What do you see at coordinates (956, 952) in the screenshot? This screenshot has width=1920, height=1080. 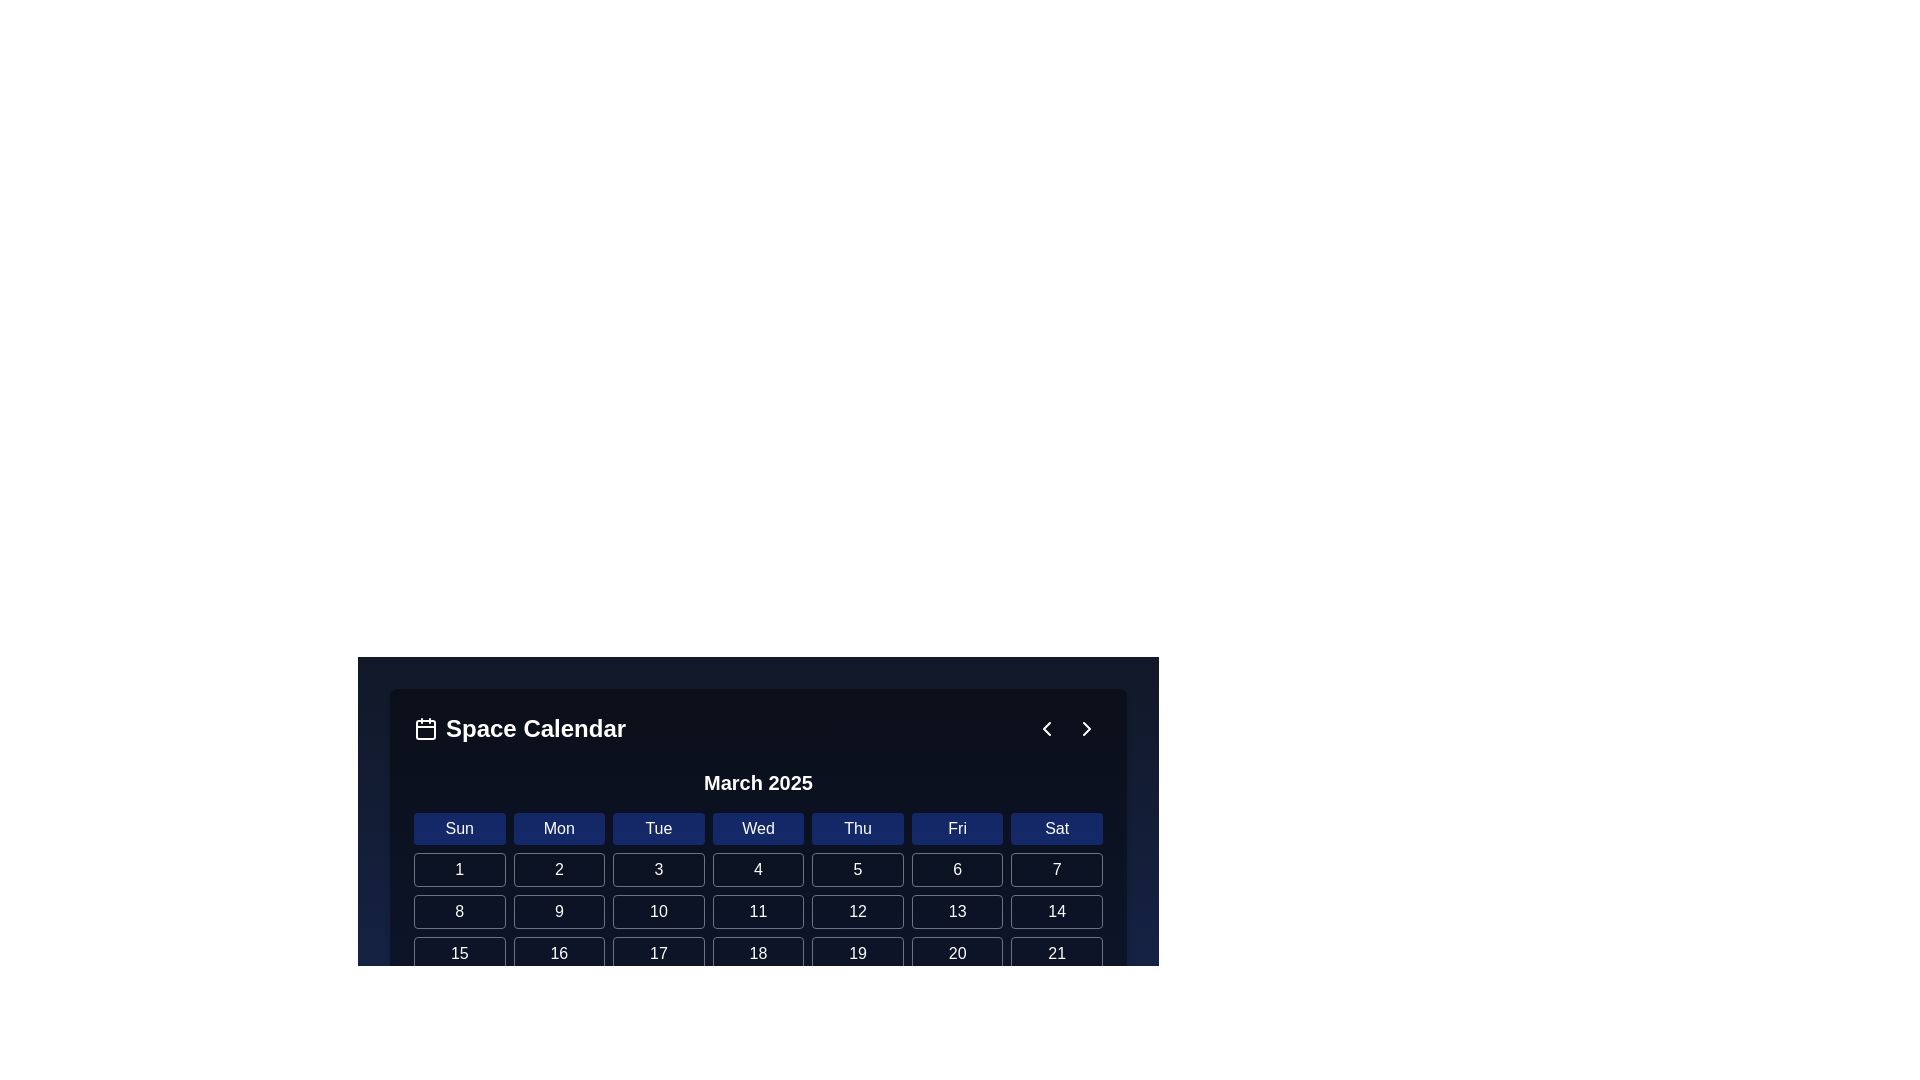 I see `the Calendar date cell representing the 20th day of the month, located in the sixth column of the fourth row in the calendar grid` at bounding box center [956, 952].